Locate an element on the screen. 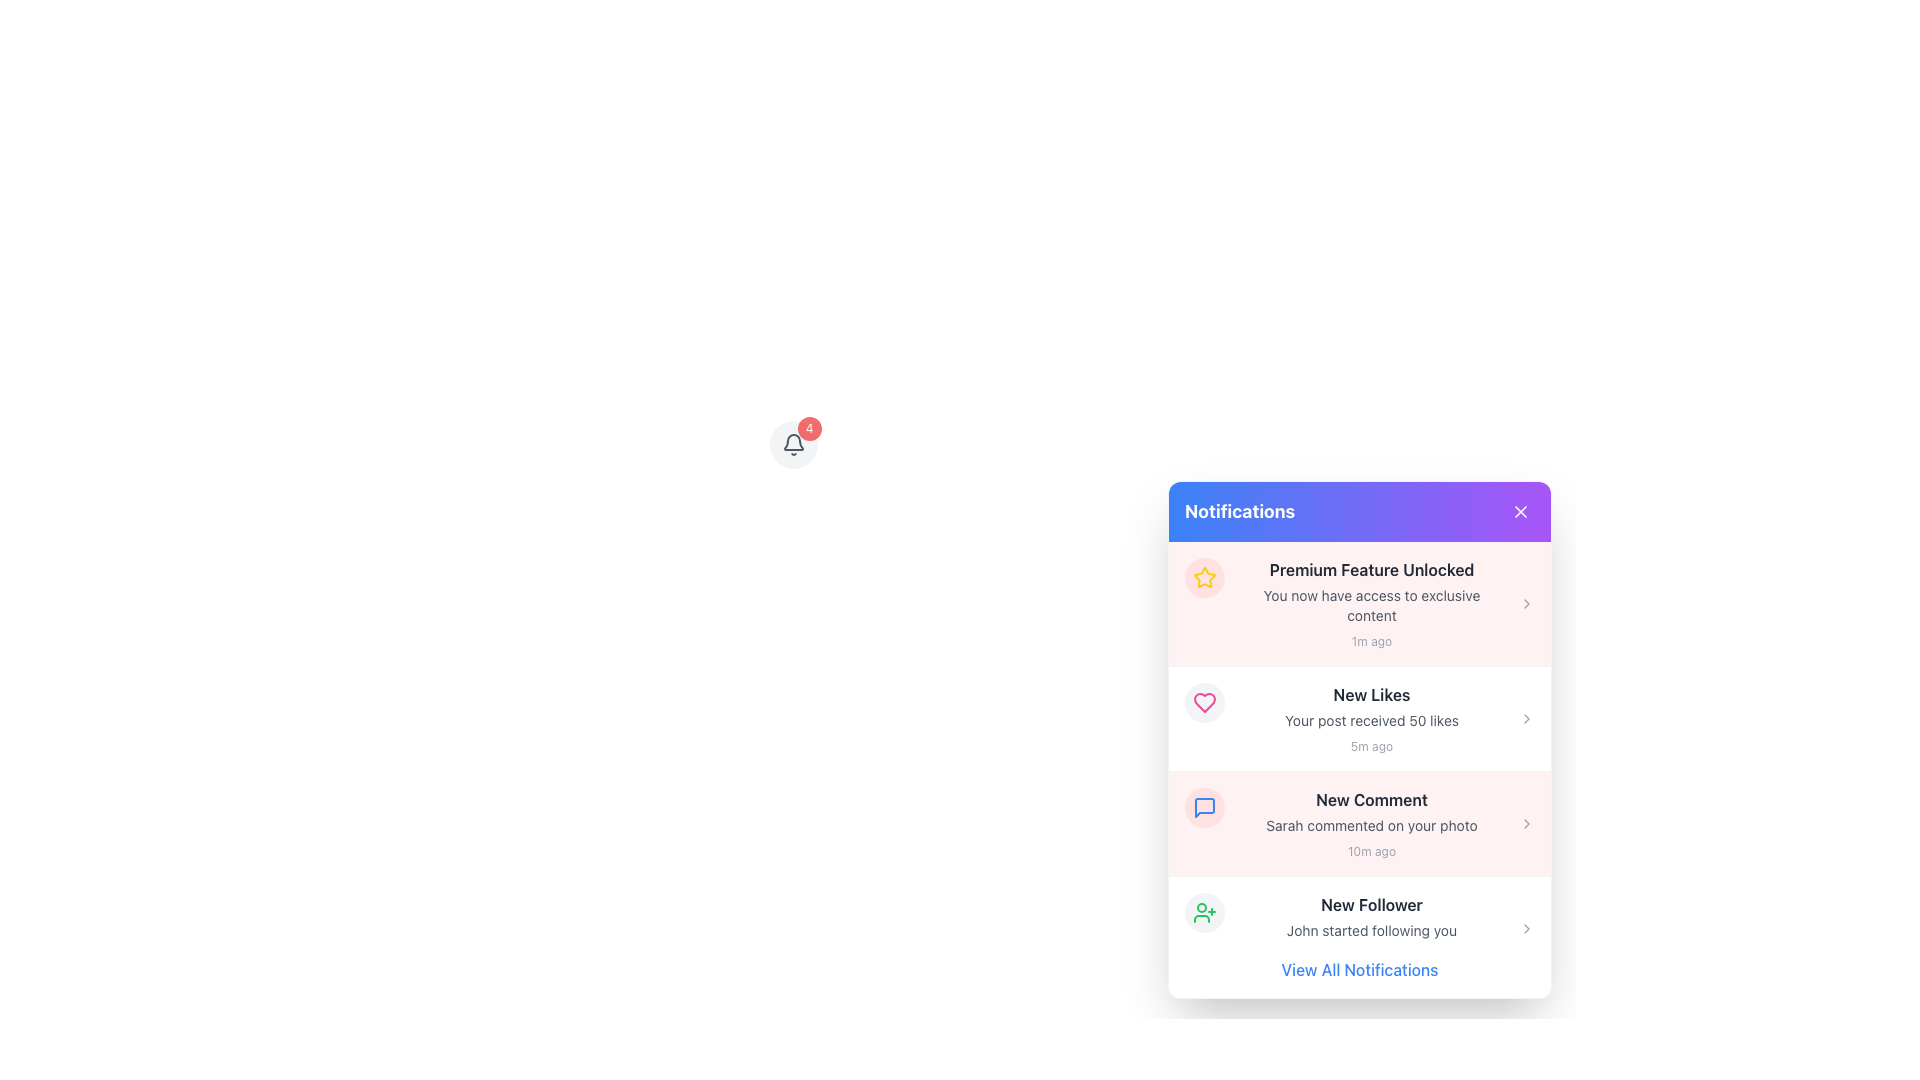  the bell icon with a red circular badge displaying '4' is located at coordinates (792, 443).